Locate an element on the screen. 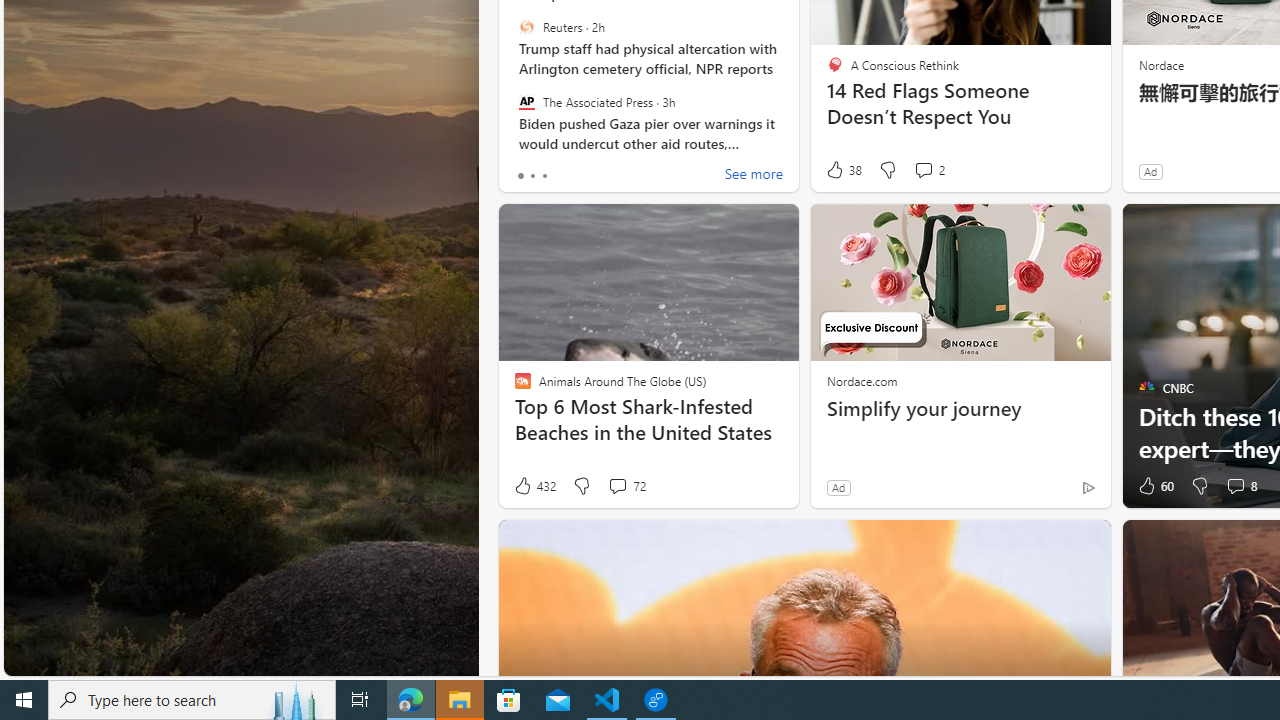 The image size is (1280, 720). 'Dislike' is located at coordinates (1200, 486).